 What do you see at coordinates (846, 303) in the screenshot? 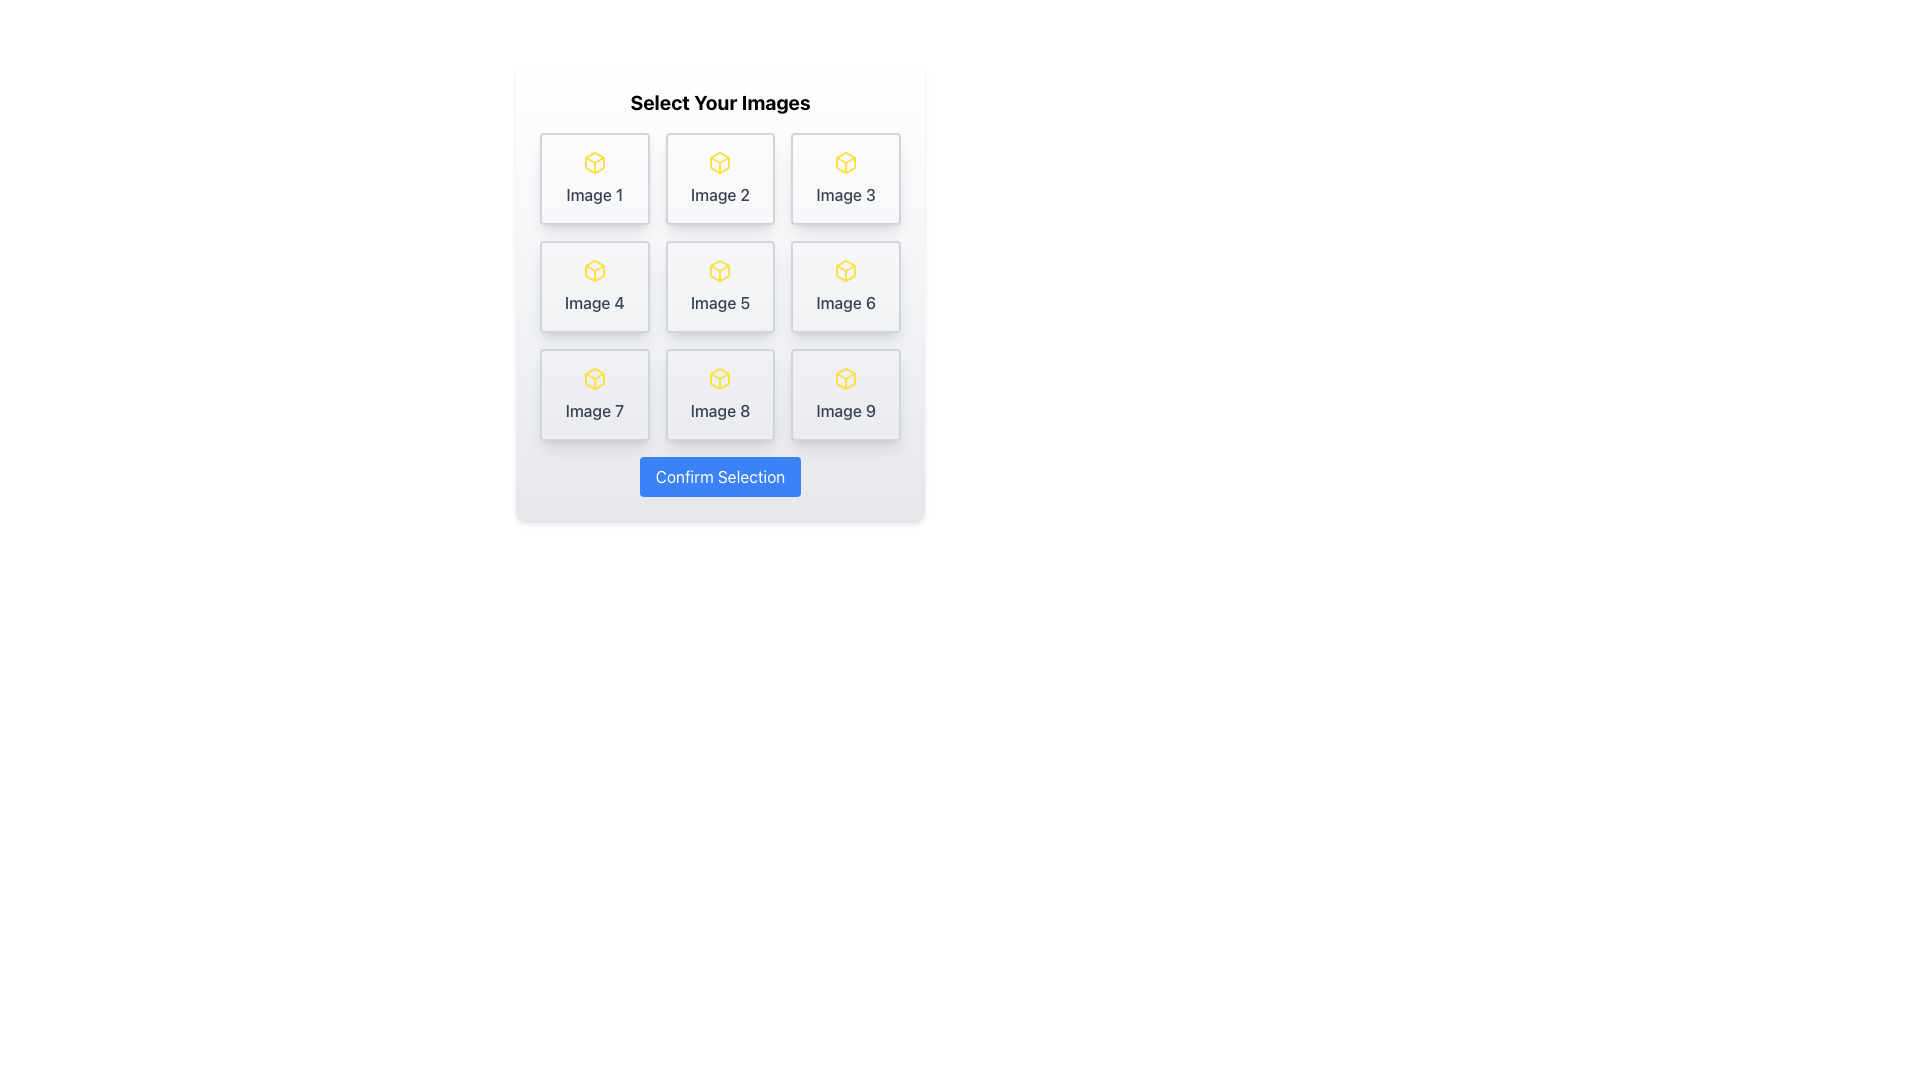
I see `the text label displaying 'Image 6' located at the center bottom of the card structure, which is the rightmost card in the second row` at bounding box center [846, 303].